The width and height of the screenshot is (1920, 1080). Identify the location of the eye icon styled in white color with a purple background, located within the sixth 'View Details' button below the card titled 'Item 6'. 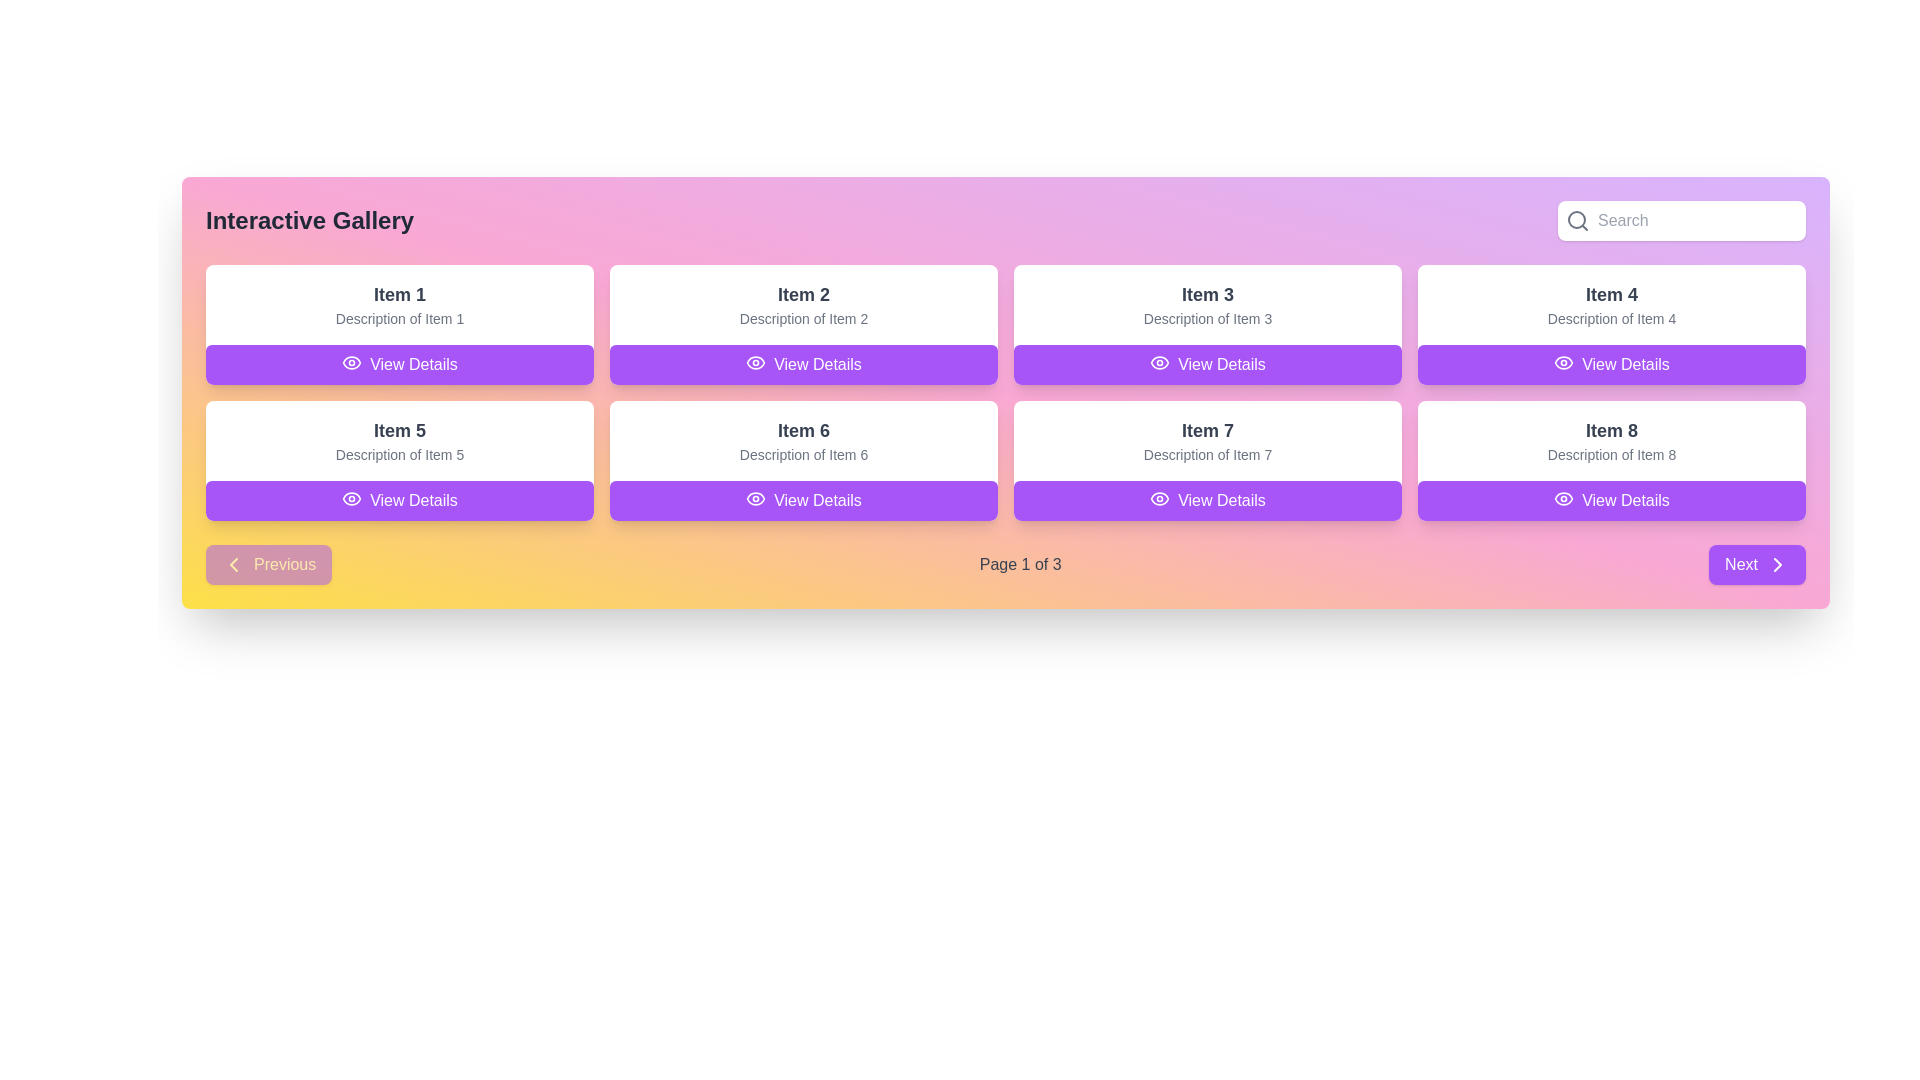
(755, 497).